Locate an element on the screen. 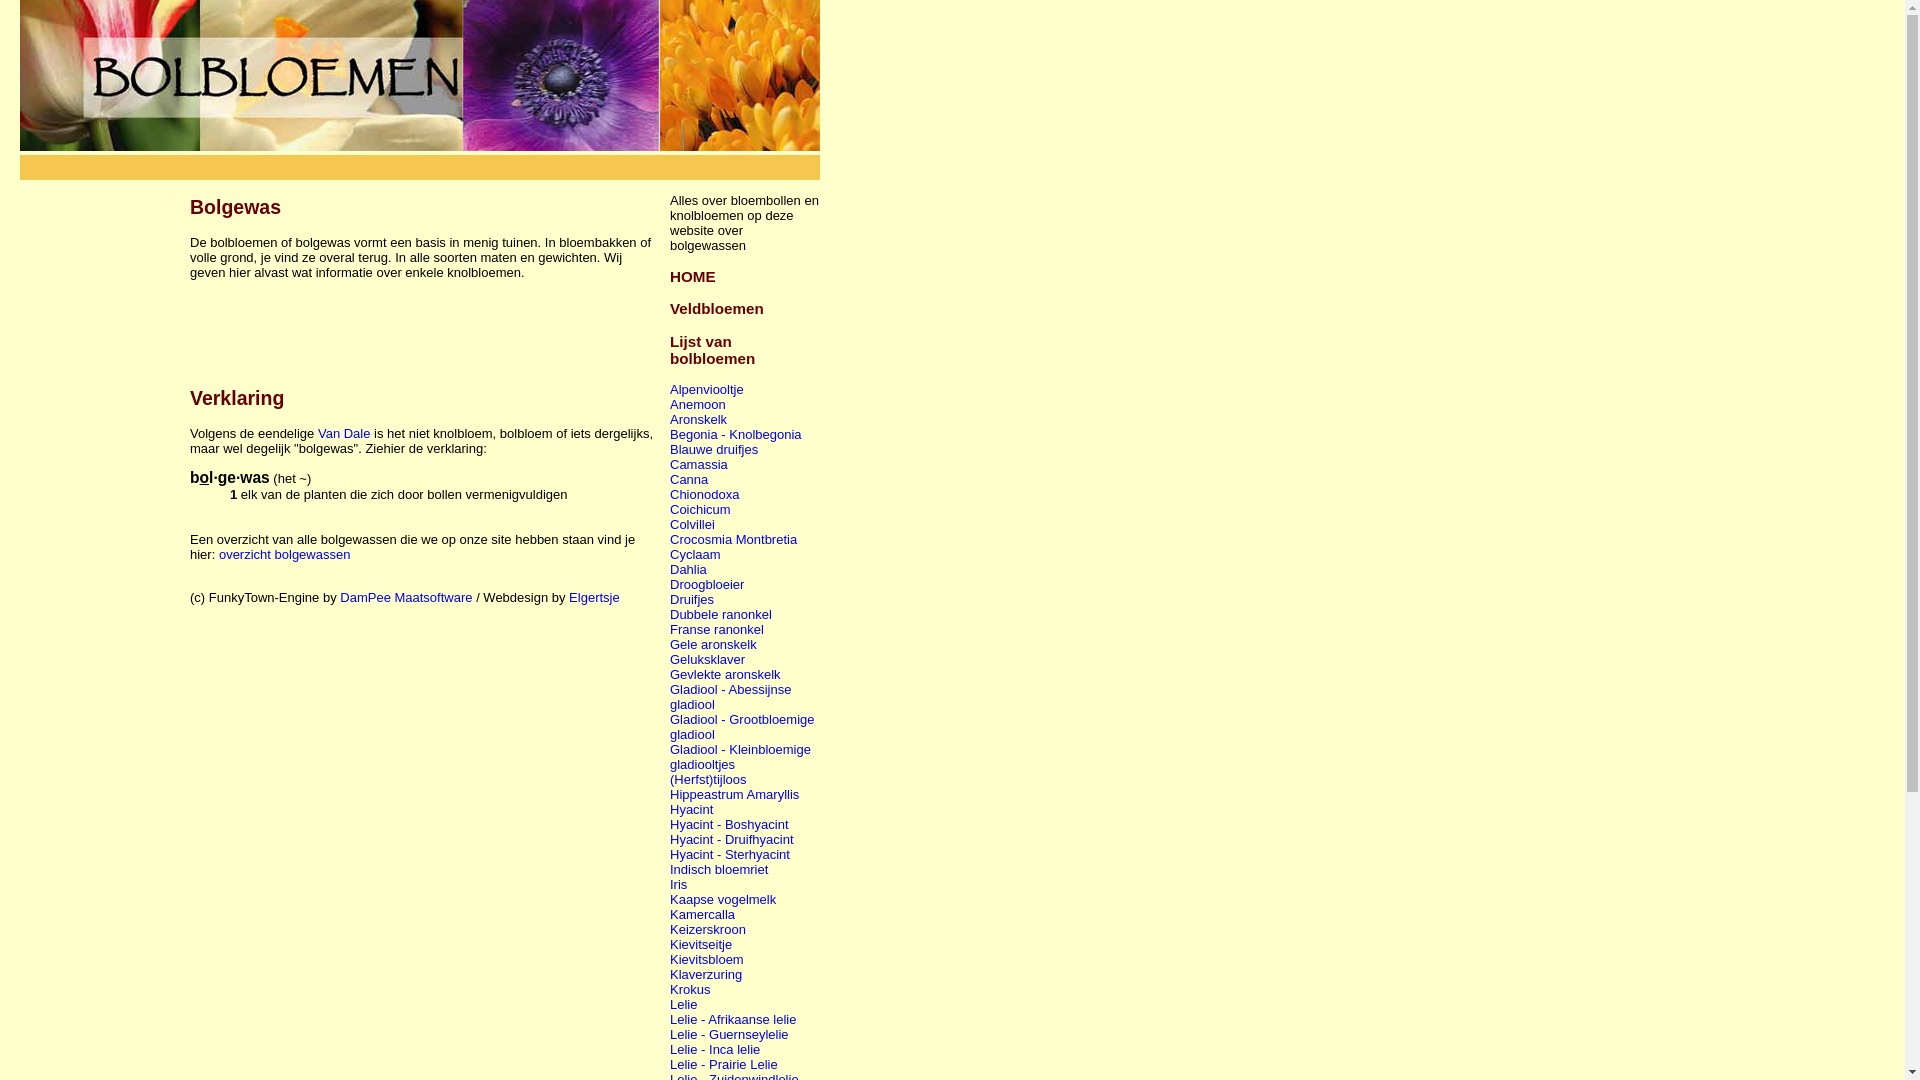  'Geluksklaver' is located at coordinates (707, 659).